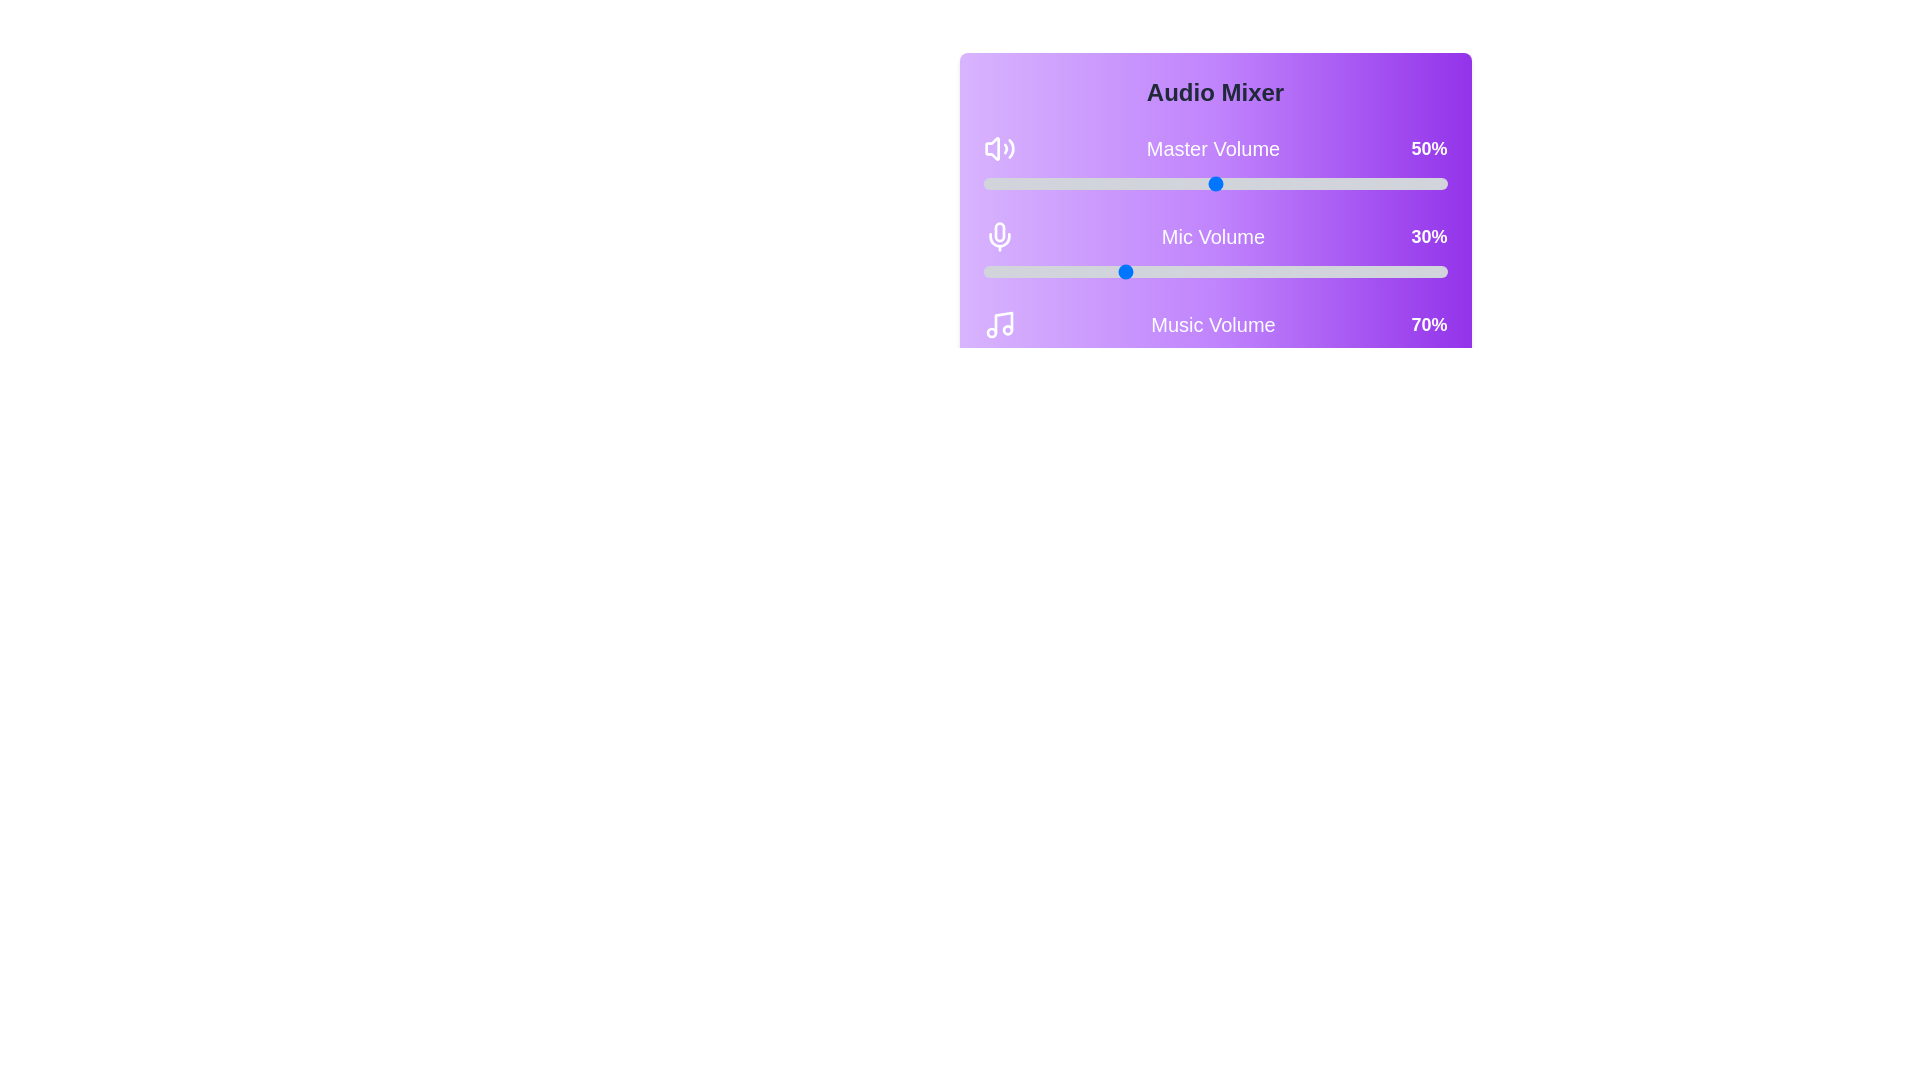 The width and height of the screenshot is (1920, 1080). Describe the element at coordinates (1428, 148) in the screenshot. I see `the static text label displaying the percentage value of 'Master Volume', located at the top-center area of the interface` at that location.